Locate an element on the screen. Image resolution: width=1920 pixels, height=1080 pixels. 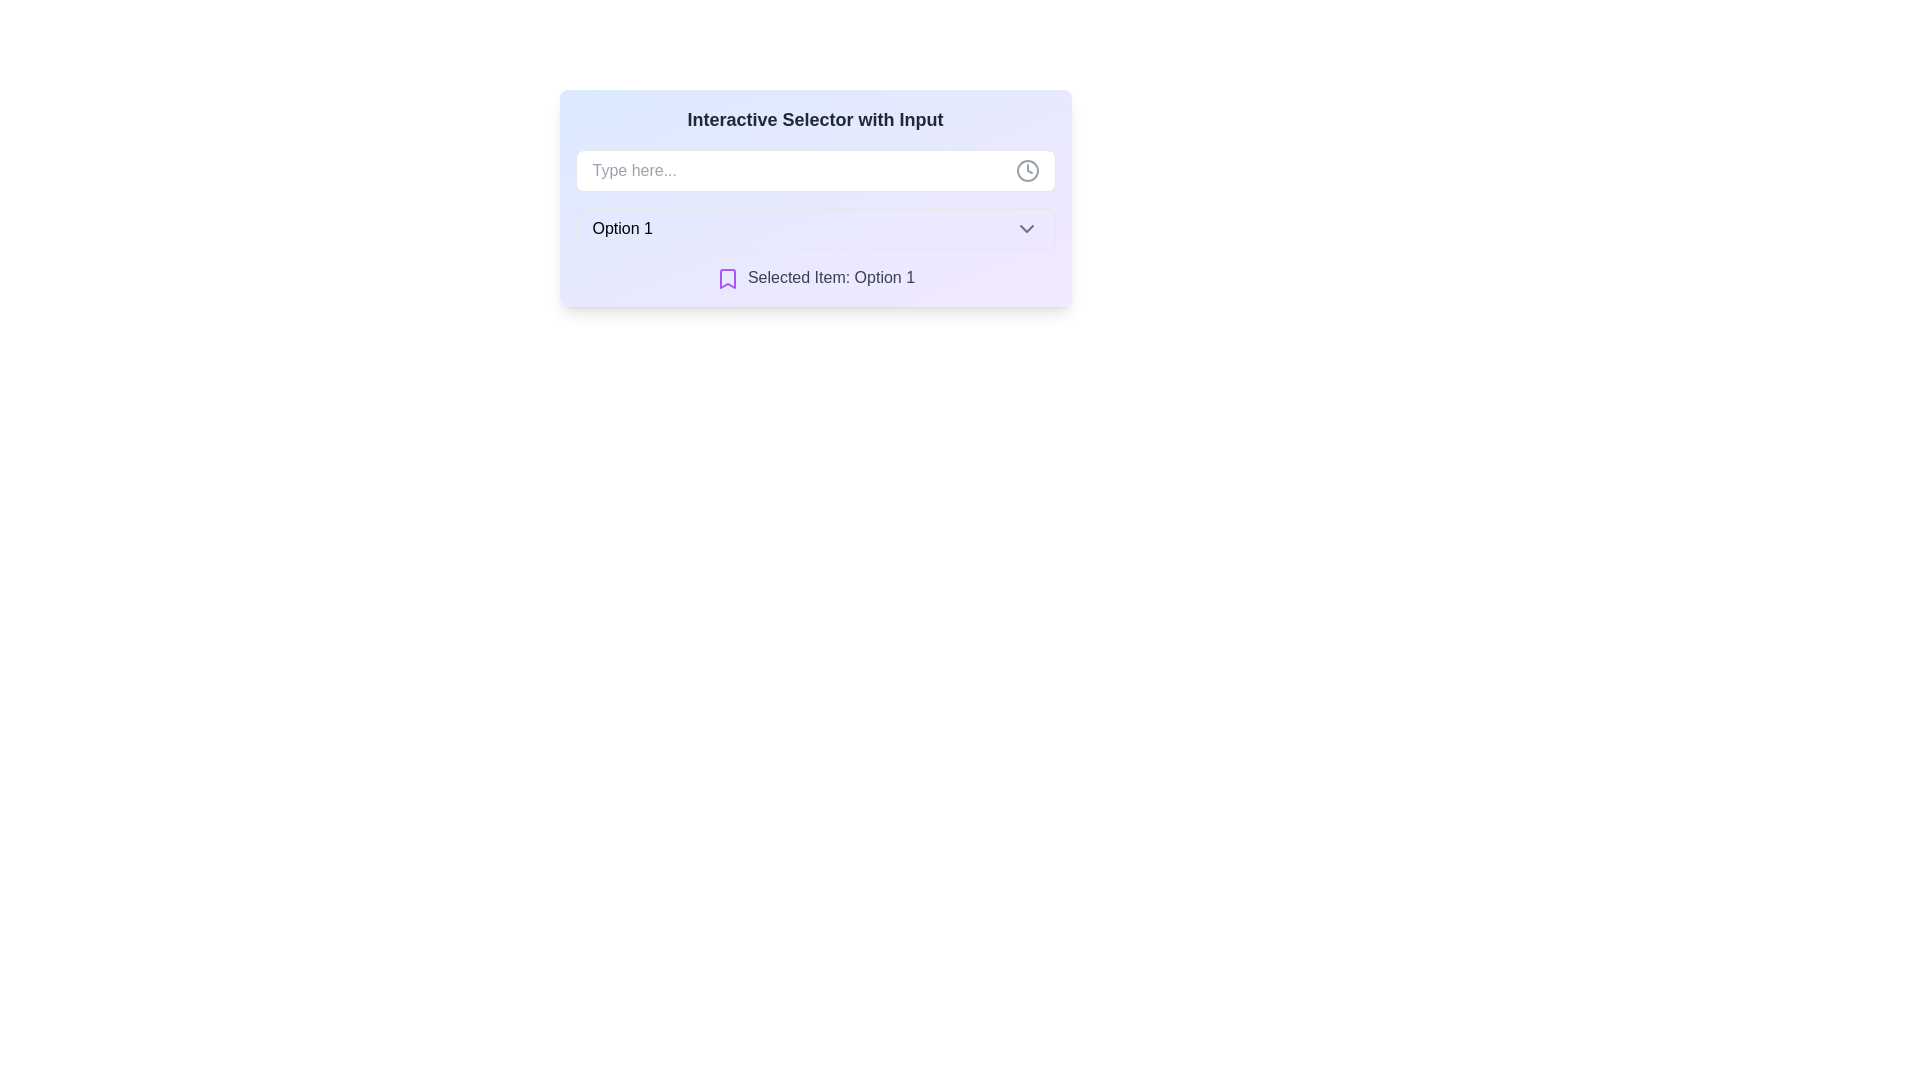
the bold, centered text displaying 'Interactive Selector with Input' located at the top-center of the panel is located at coordinates (815, 119).